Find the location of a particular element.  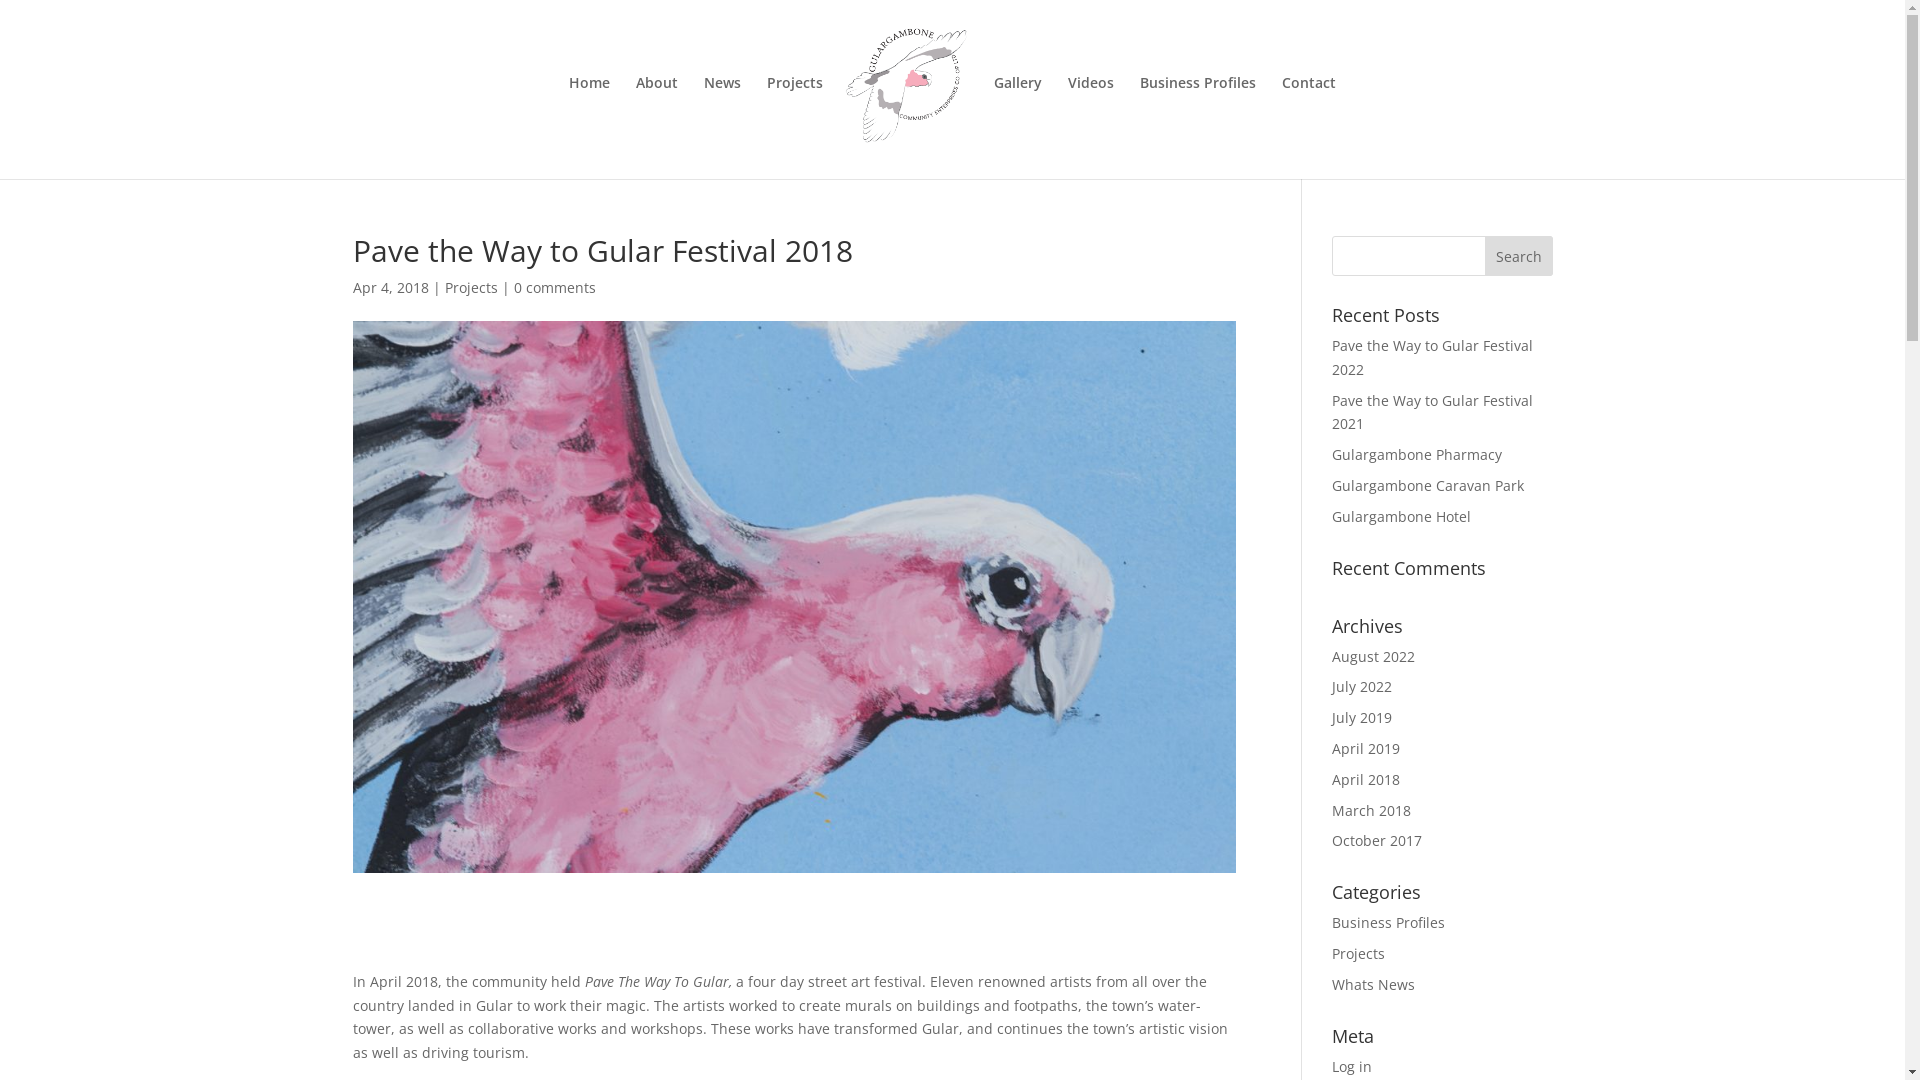

'July 2019' is located at coordinates (1361, 716).